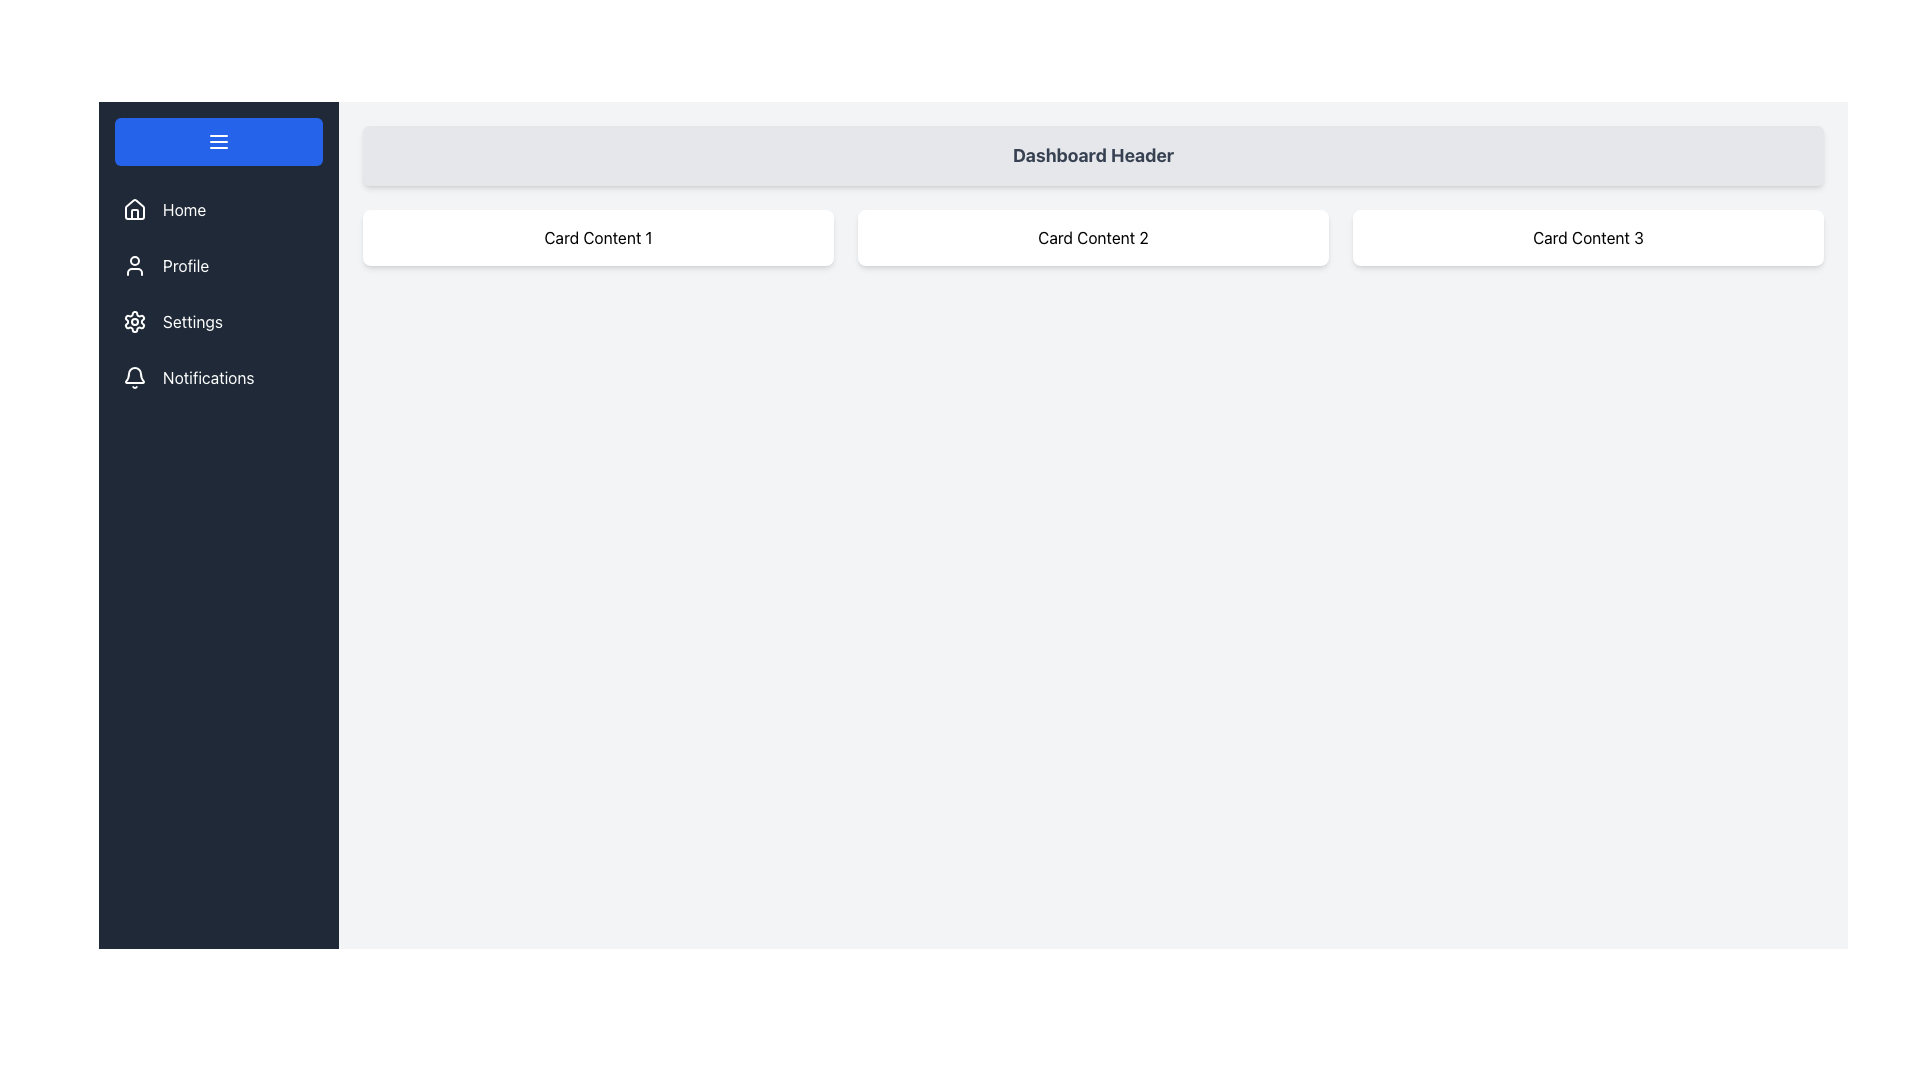 This screenshot has width=1920, height=1080. What do you see at coordinates (219, 378) in the screenshot?
I see `the 'Notifications' button which features a bell icon and white text on a dark blue background, located in the left side navigation column as the fourth item` at bounding box center [219, 378].